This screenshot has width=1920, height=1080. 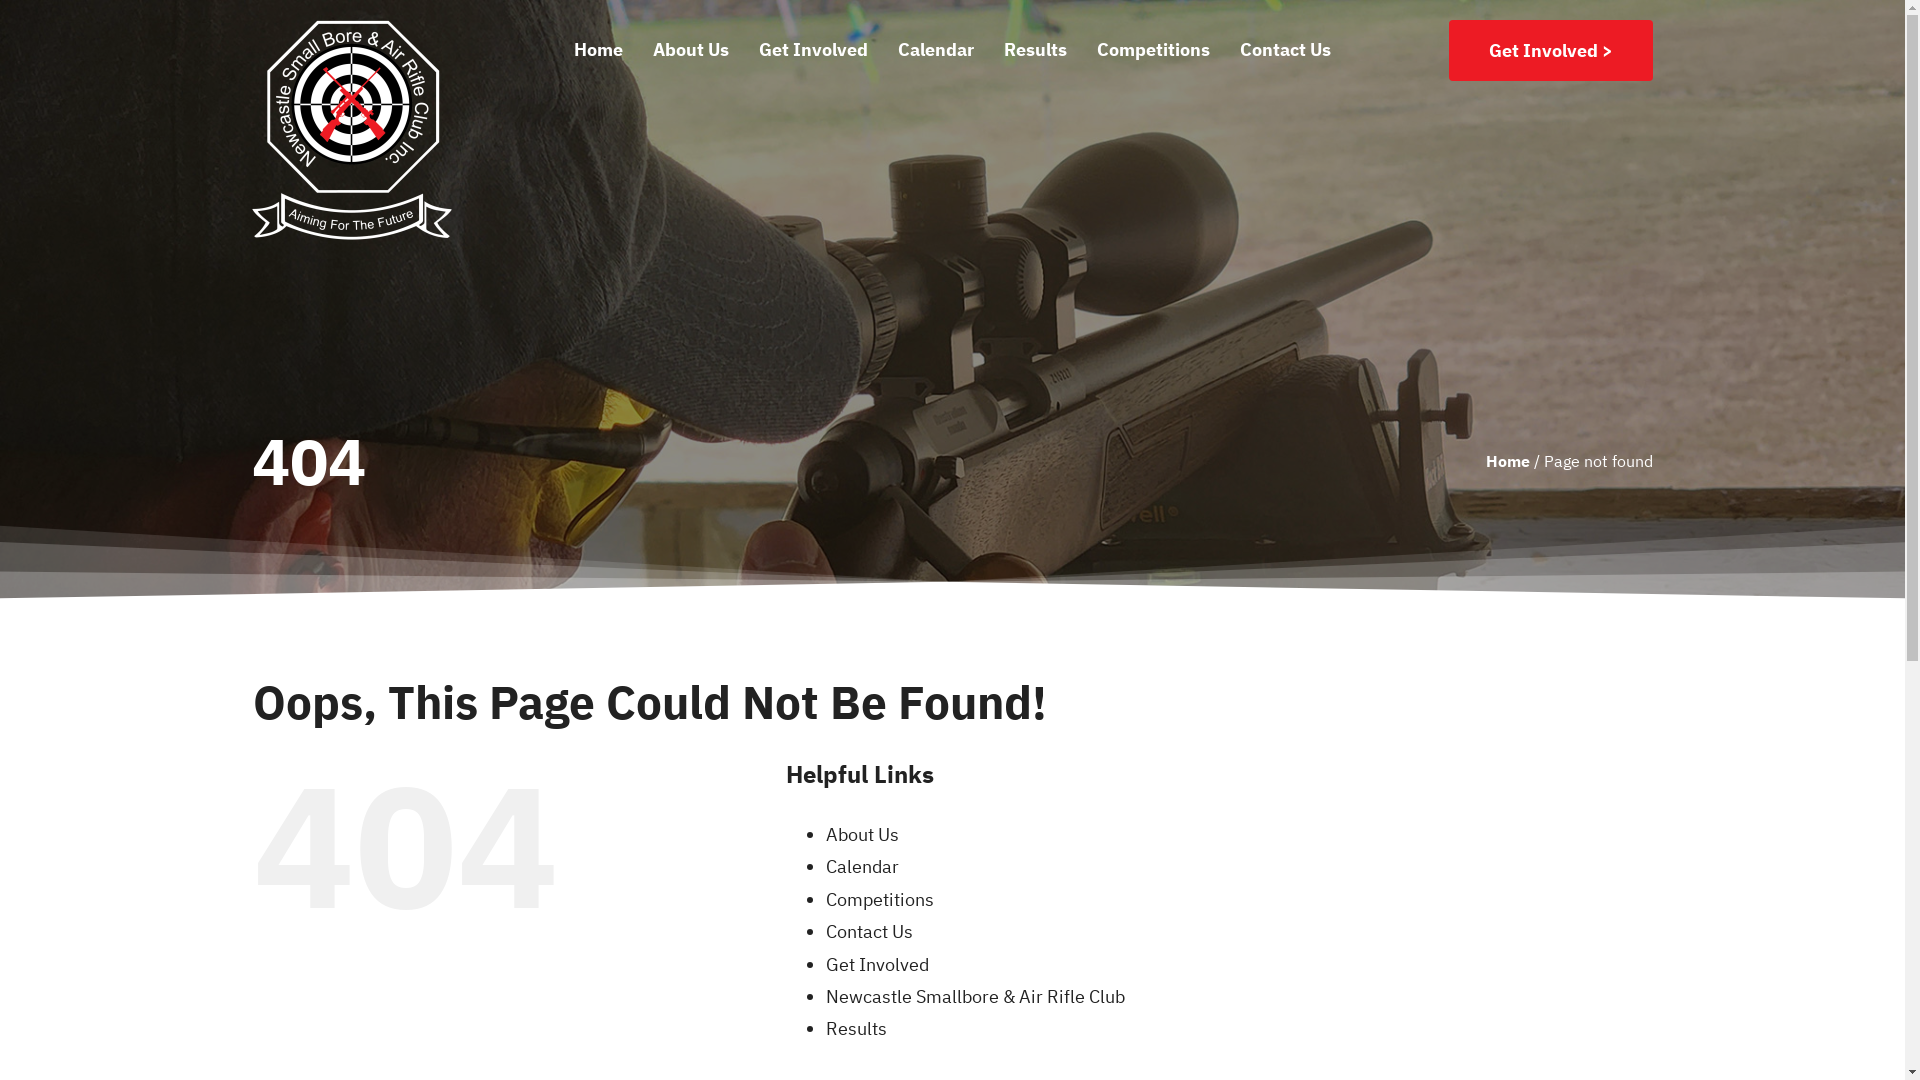 What do you see at coordinates (597, 49) in the screenshot?
I see `'Home'` at bounding box center [597, 49].